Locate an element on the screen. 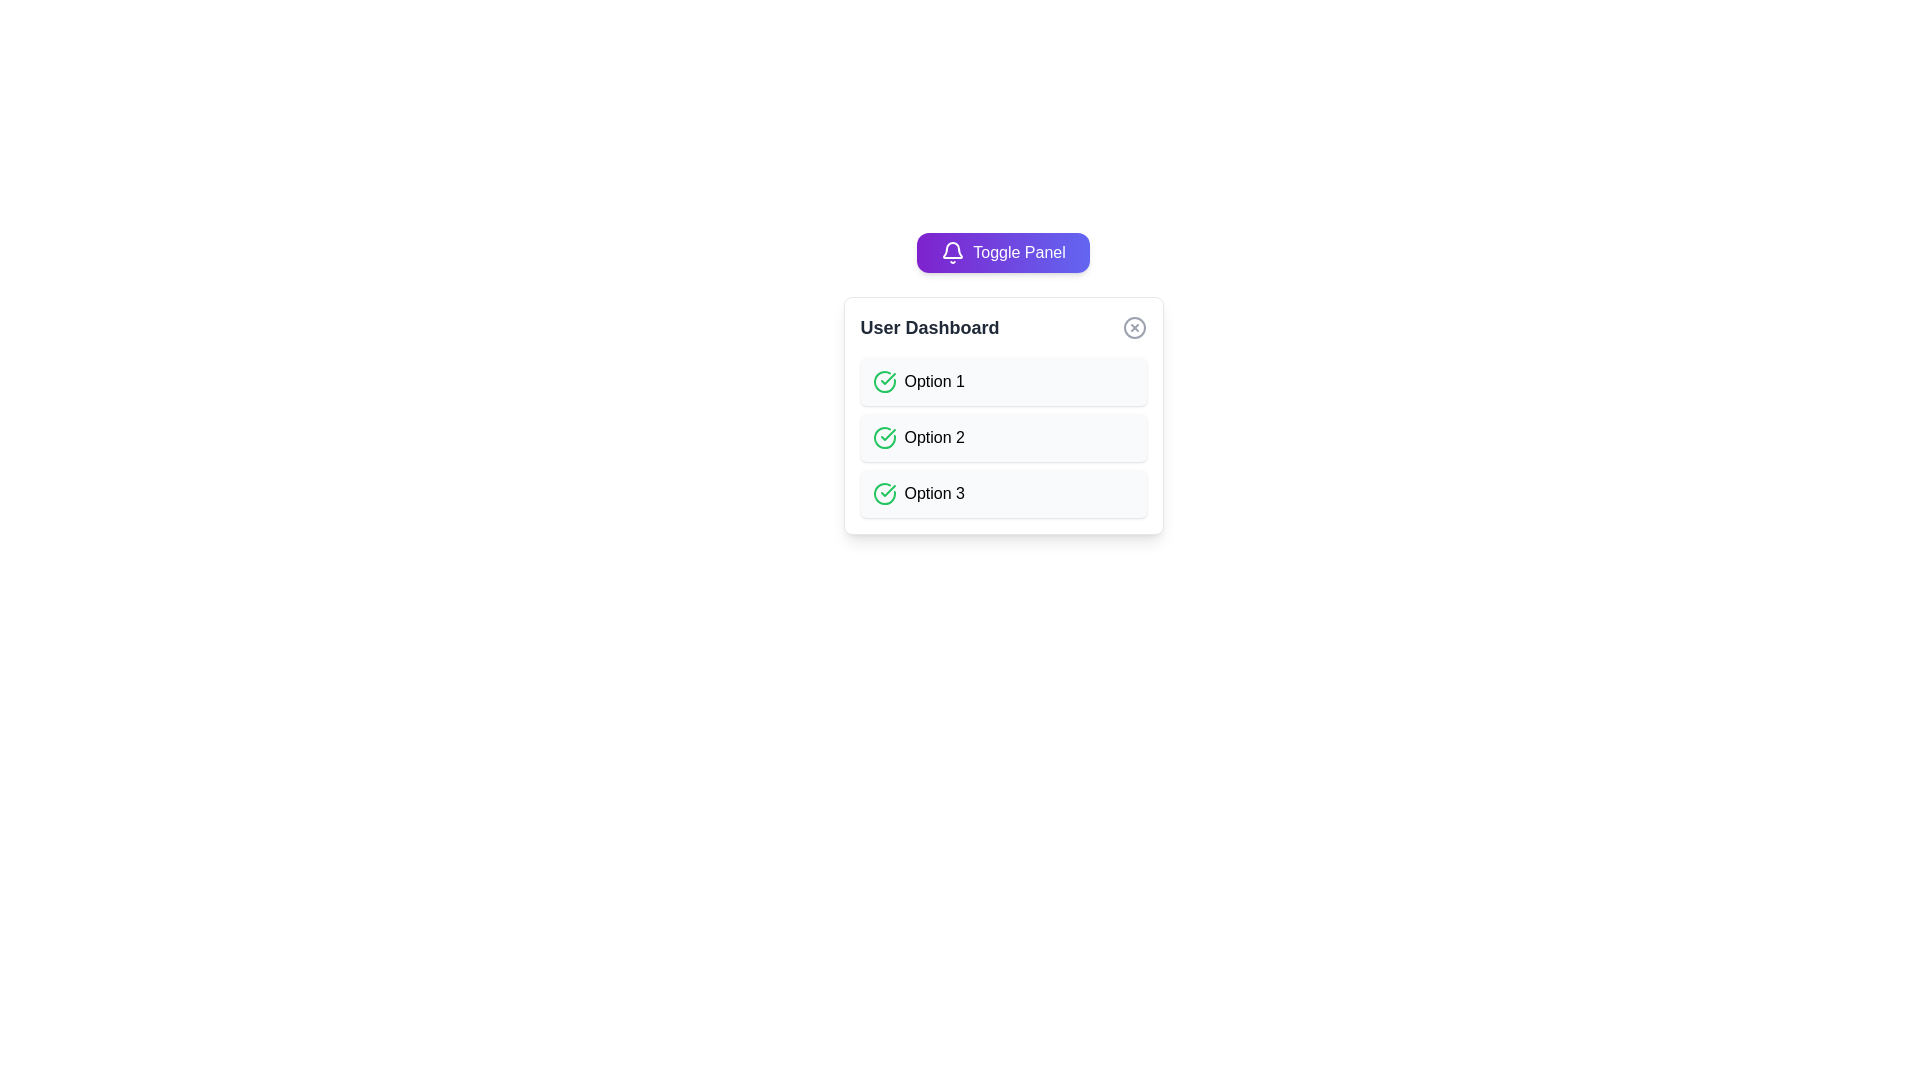  the Text Label that serves as the title or heading for the card layout, located in the top-left corner of the card, to the left of the interactive close button styled as an 'X' icon is located at coordinates (929, 326).